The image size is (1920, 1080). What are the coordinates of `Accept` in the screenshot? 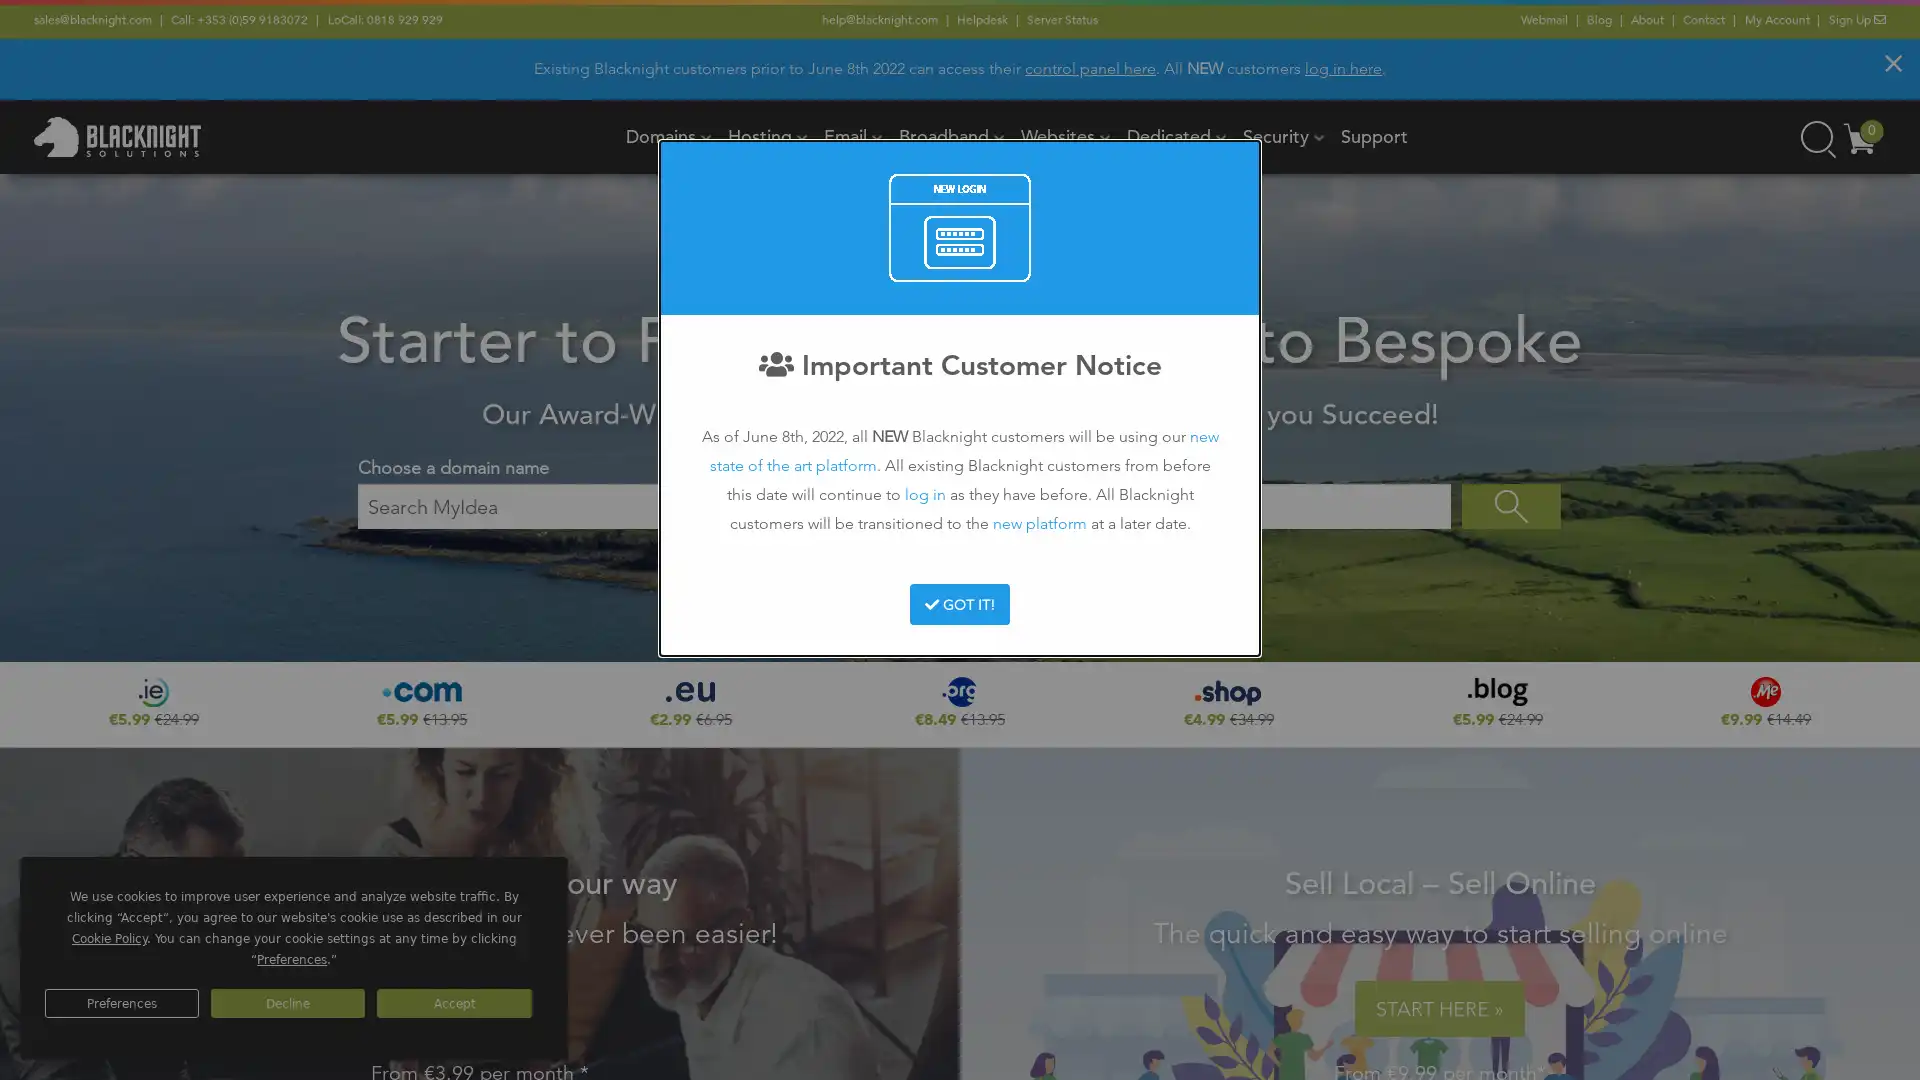 It's located at (453, 1003).